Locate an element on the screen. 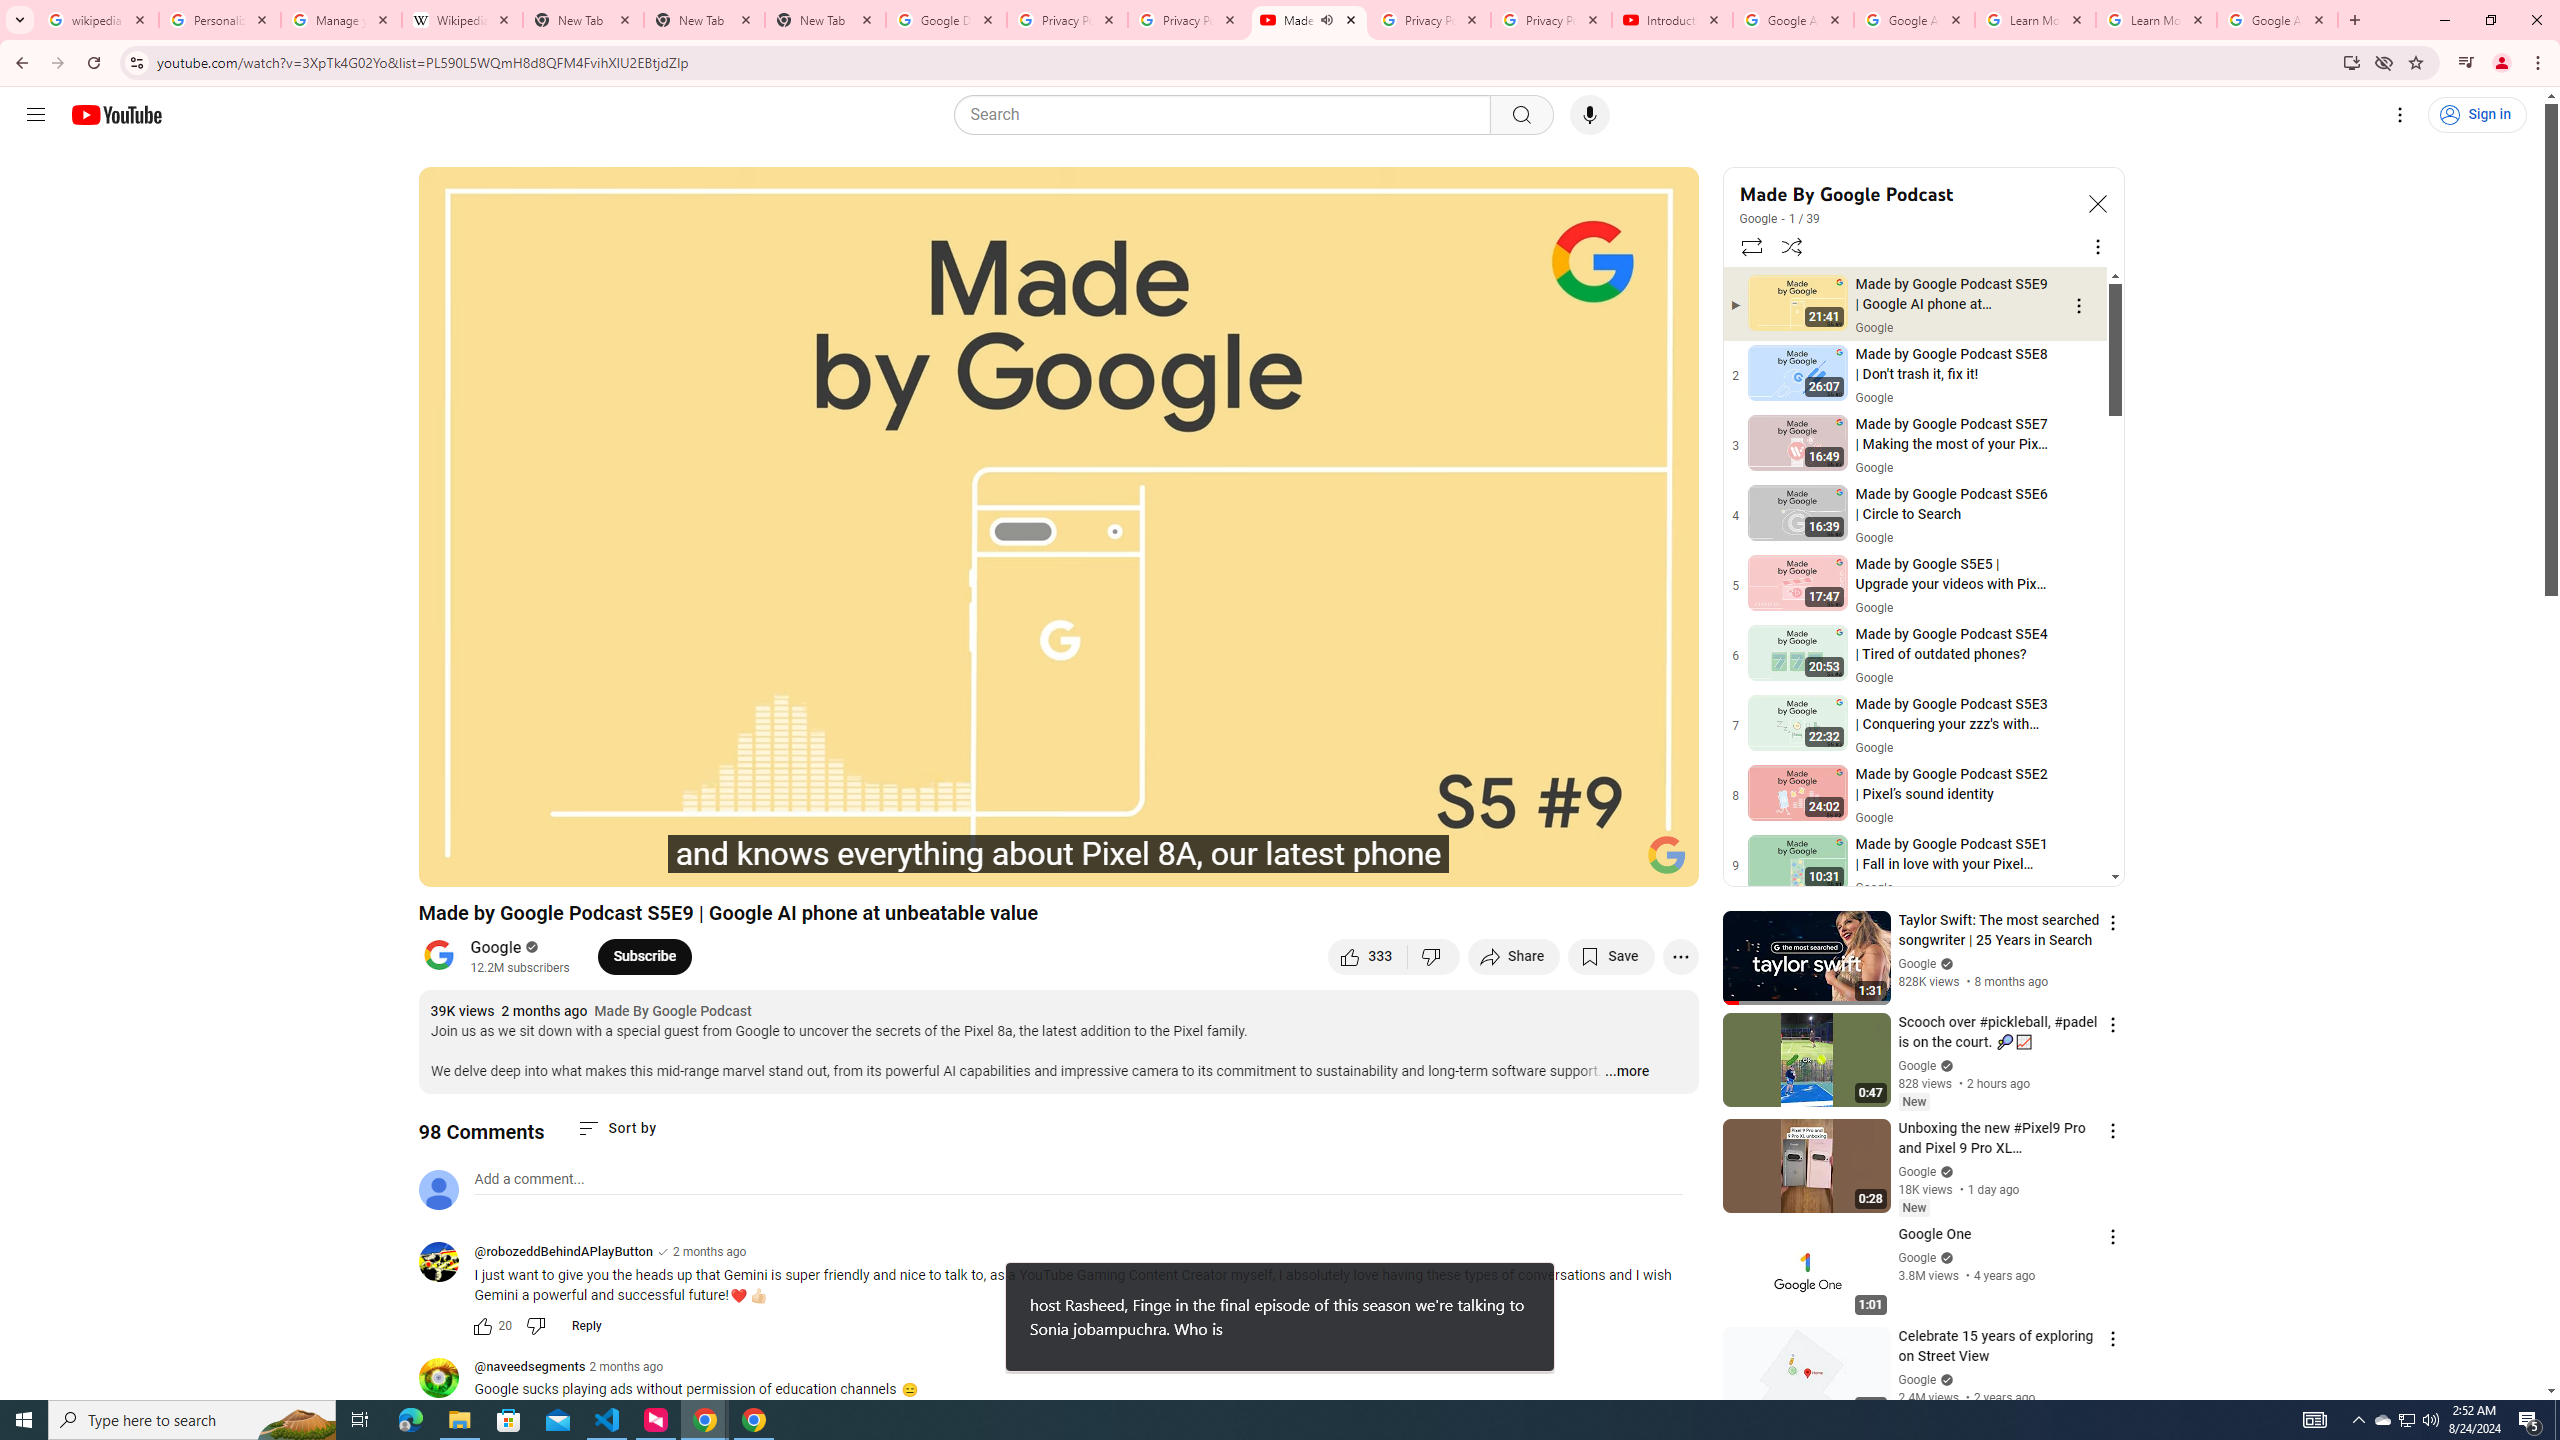 The width and height of the screenshot is (2560, 1440). 'Manage your Location History - Google Search Help' is located at coordinates (341, 19).